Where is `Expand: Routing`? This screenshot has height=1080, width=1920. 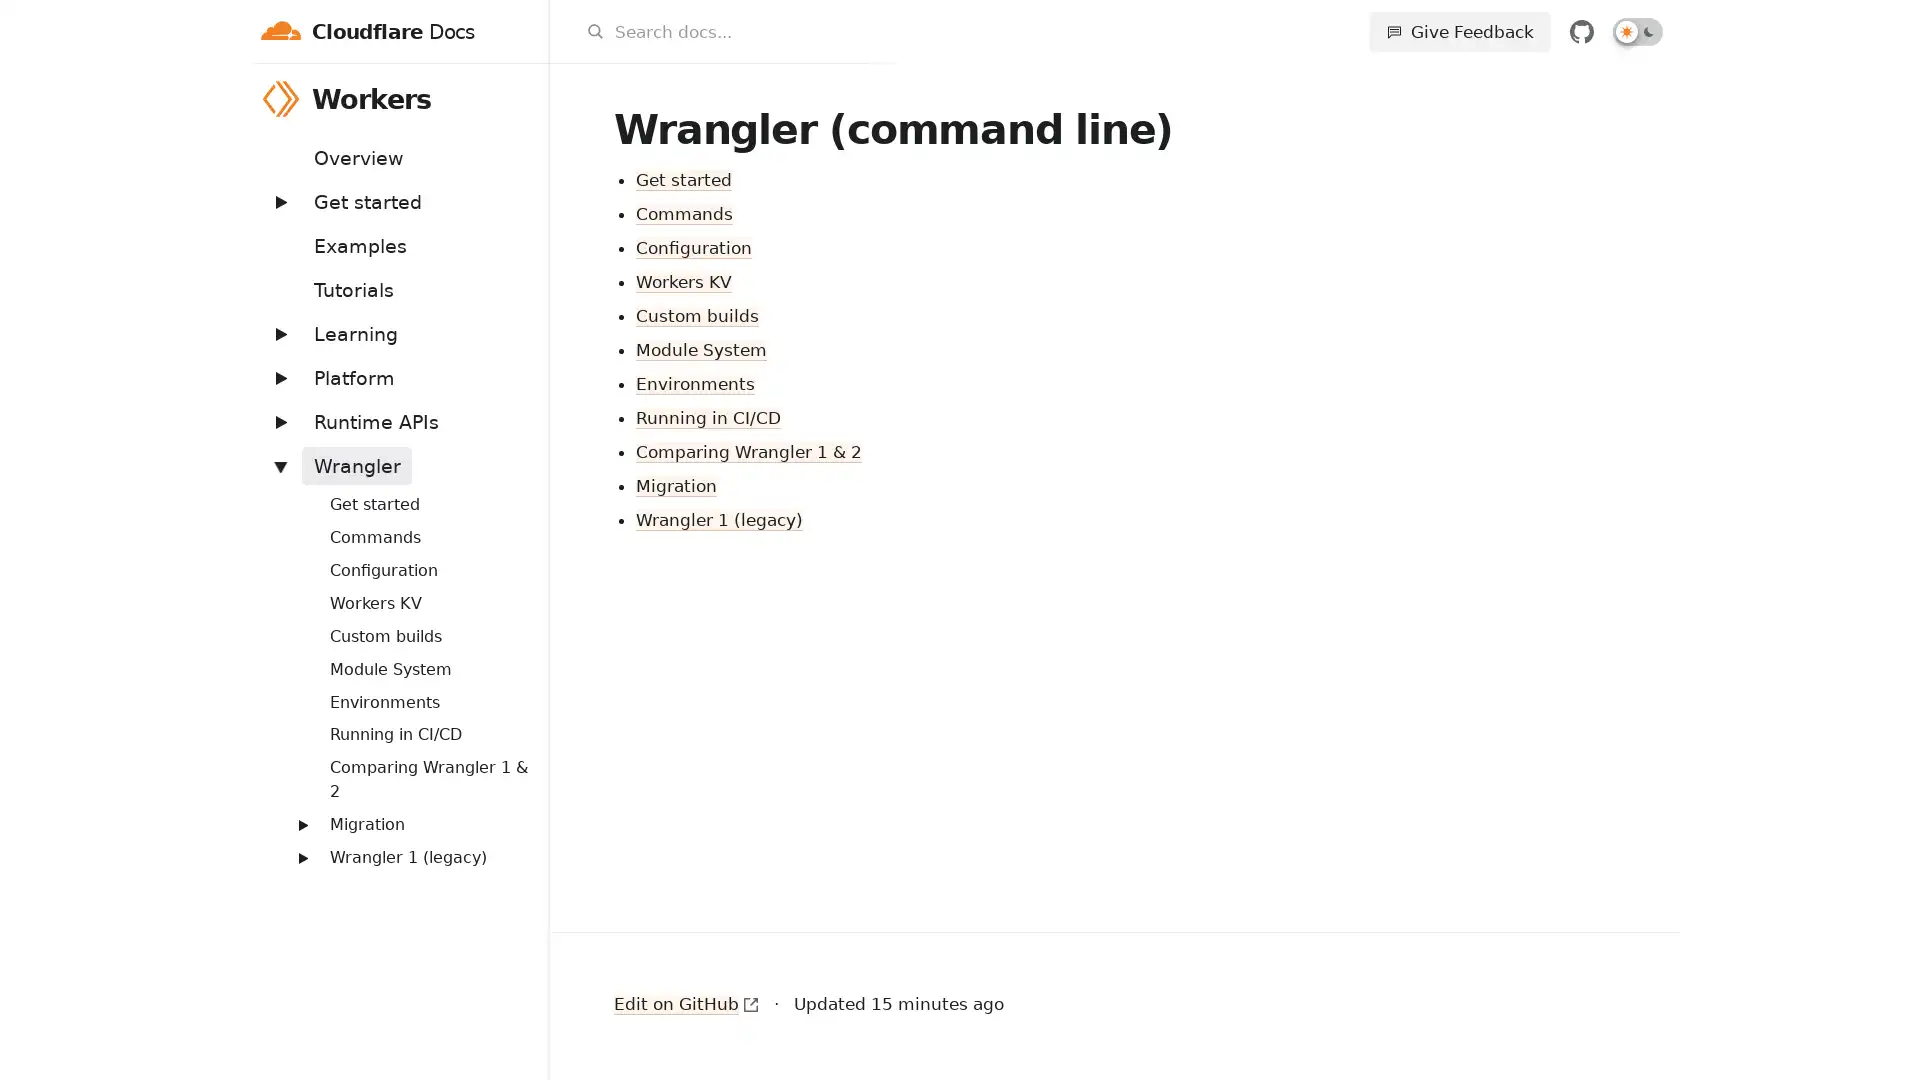
Expand: Routing is located at coordinates (291, 844).